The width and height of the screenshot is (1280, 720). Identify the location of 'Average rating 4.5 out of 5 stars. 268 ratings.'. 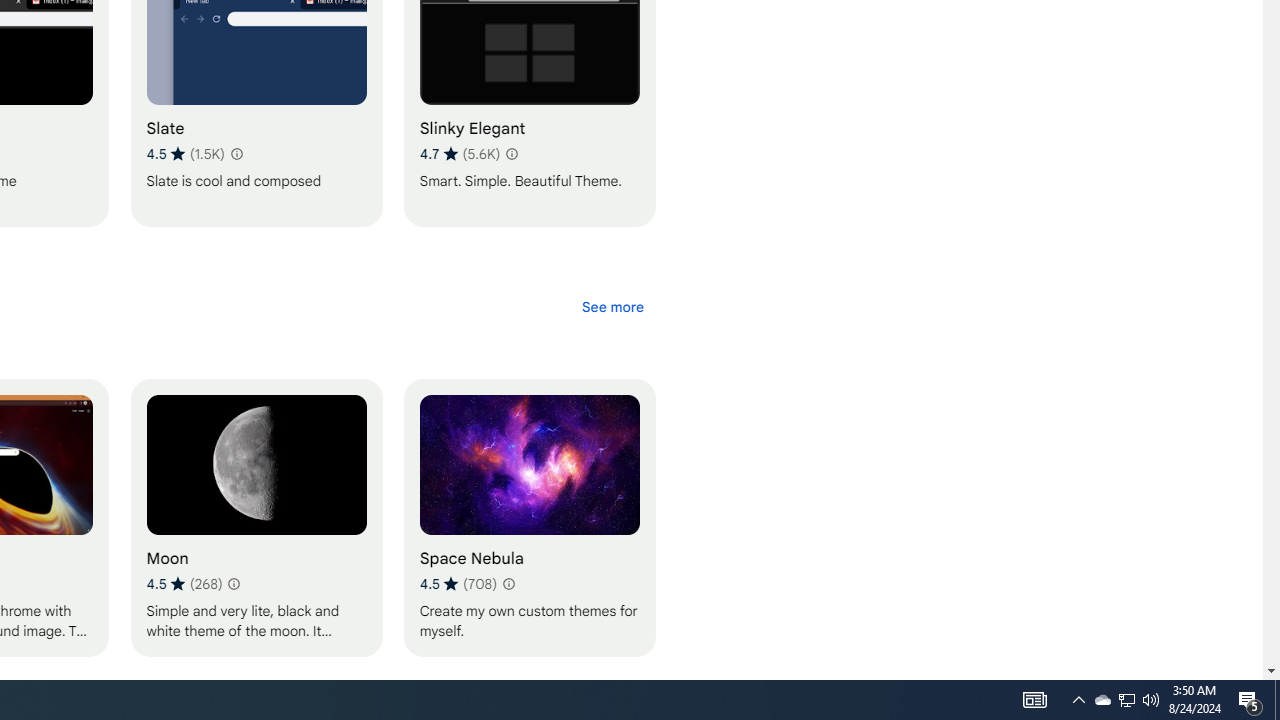
(184, 583).